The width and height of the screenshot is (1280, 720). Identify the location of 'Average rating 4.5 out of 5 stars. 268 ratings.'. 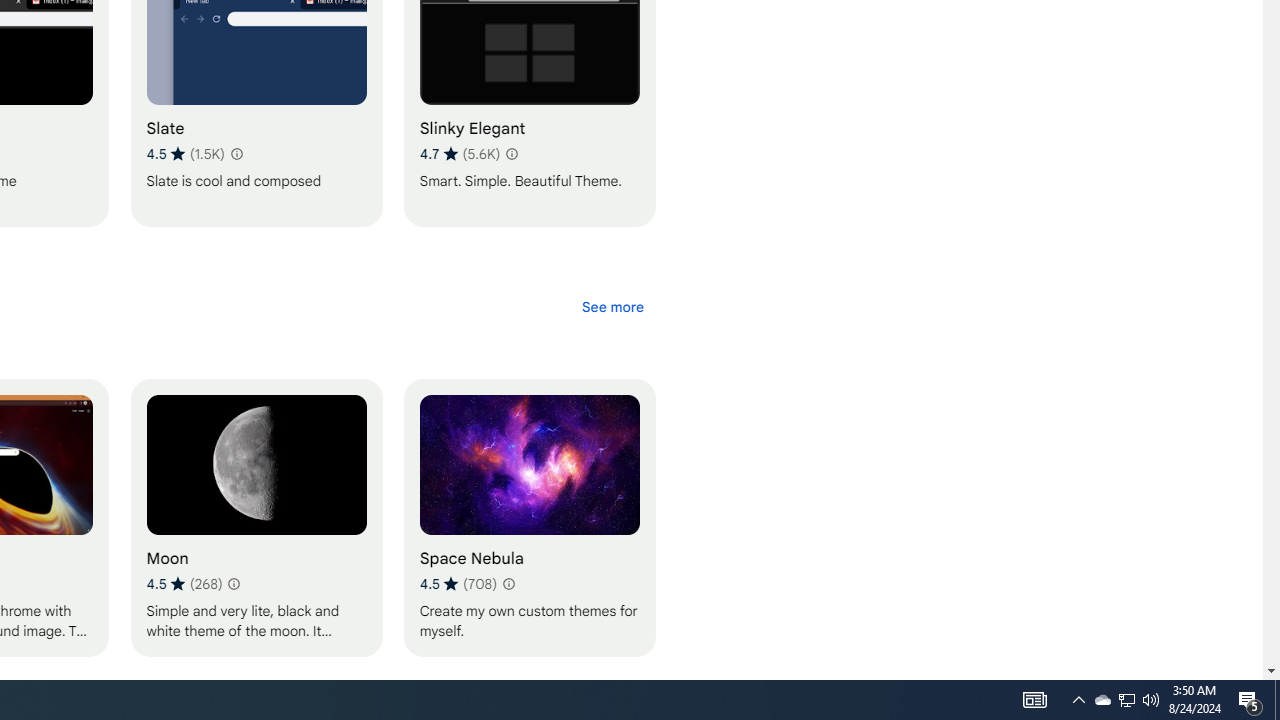
(184, 583).